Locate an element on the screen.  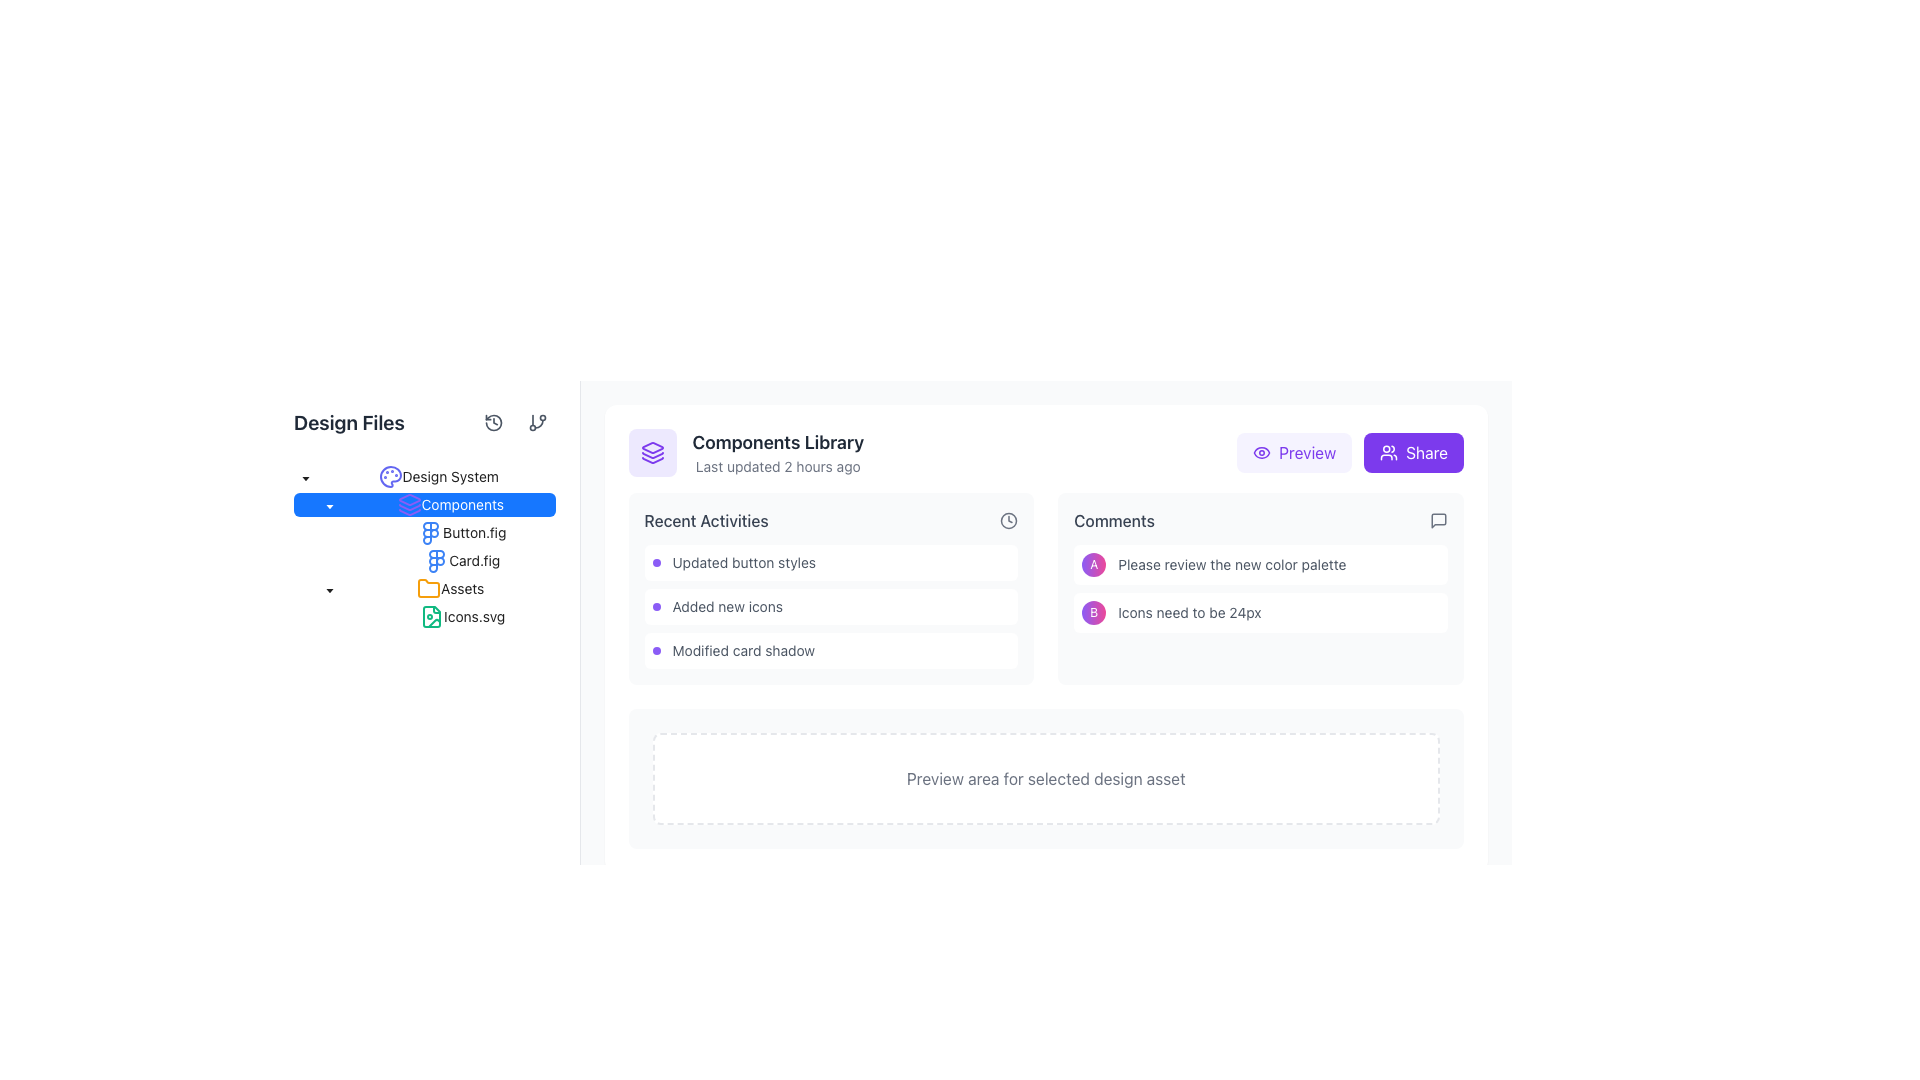
the 'Comments' text label, which is displayed in a medium-weight gray font and located in the top-right of the interface, within the 'Recent Activities' section is located at coordinates (1113, 519).